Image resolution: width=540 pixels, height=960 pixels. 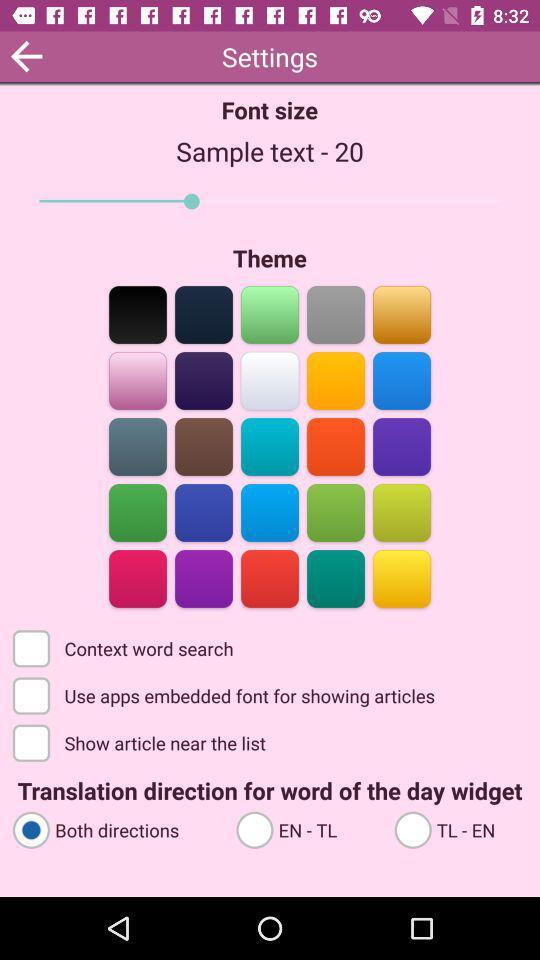 What do you see at coordinates (401, 445) in the screenshot?
I see `blue color` at bounding box center [401, 445].